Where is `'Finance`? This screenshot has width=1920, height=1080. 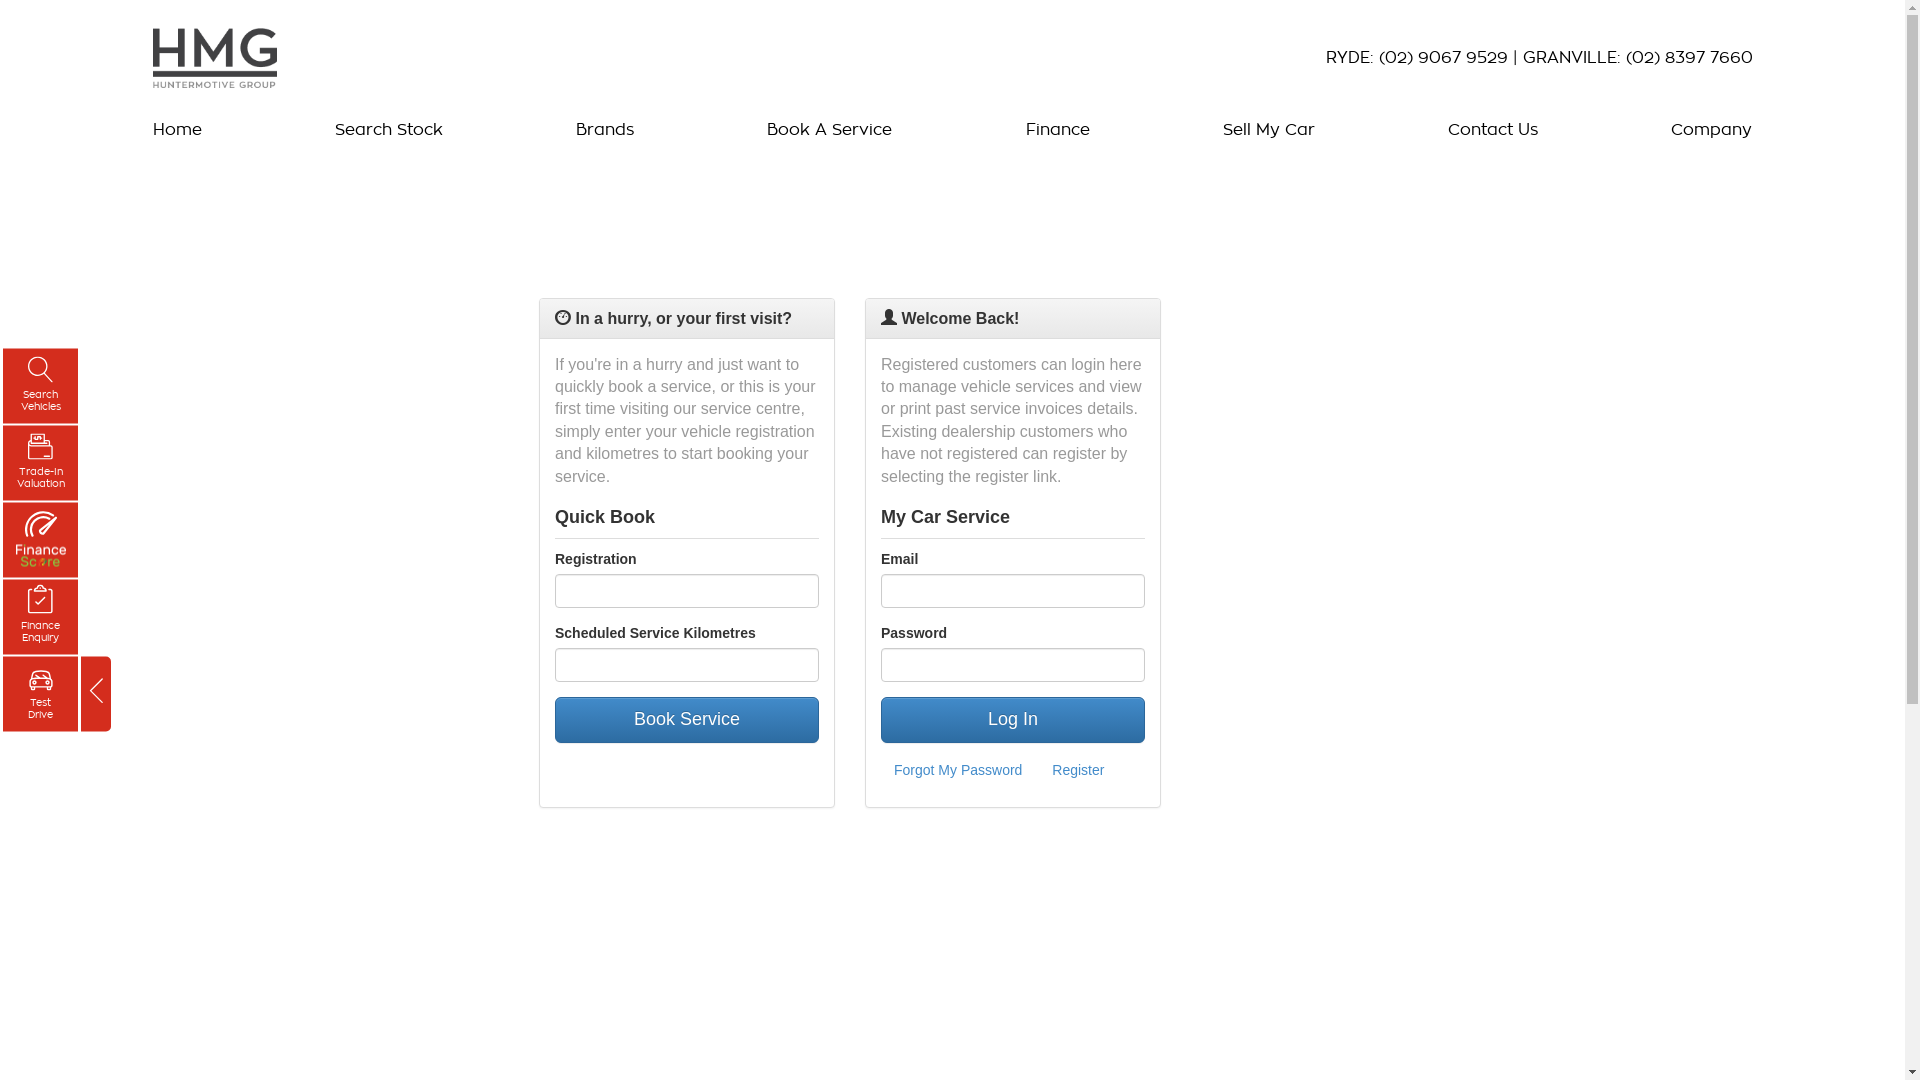 'Finance is located at coordinates (3, 616).